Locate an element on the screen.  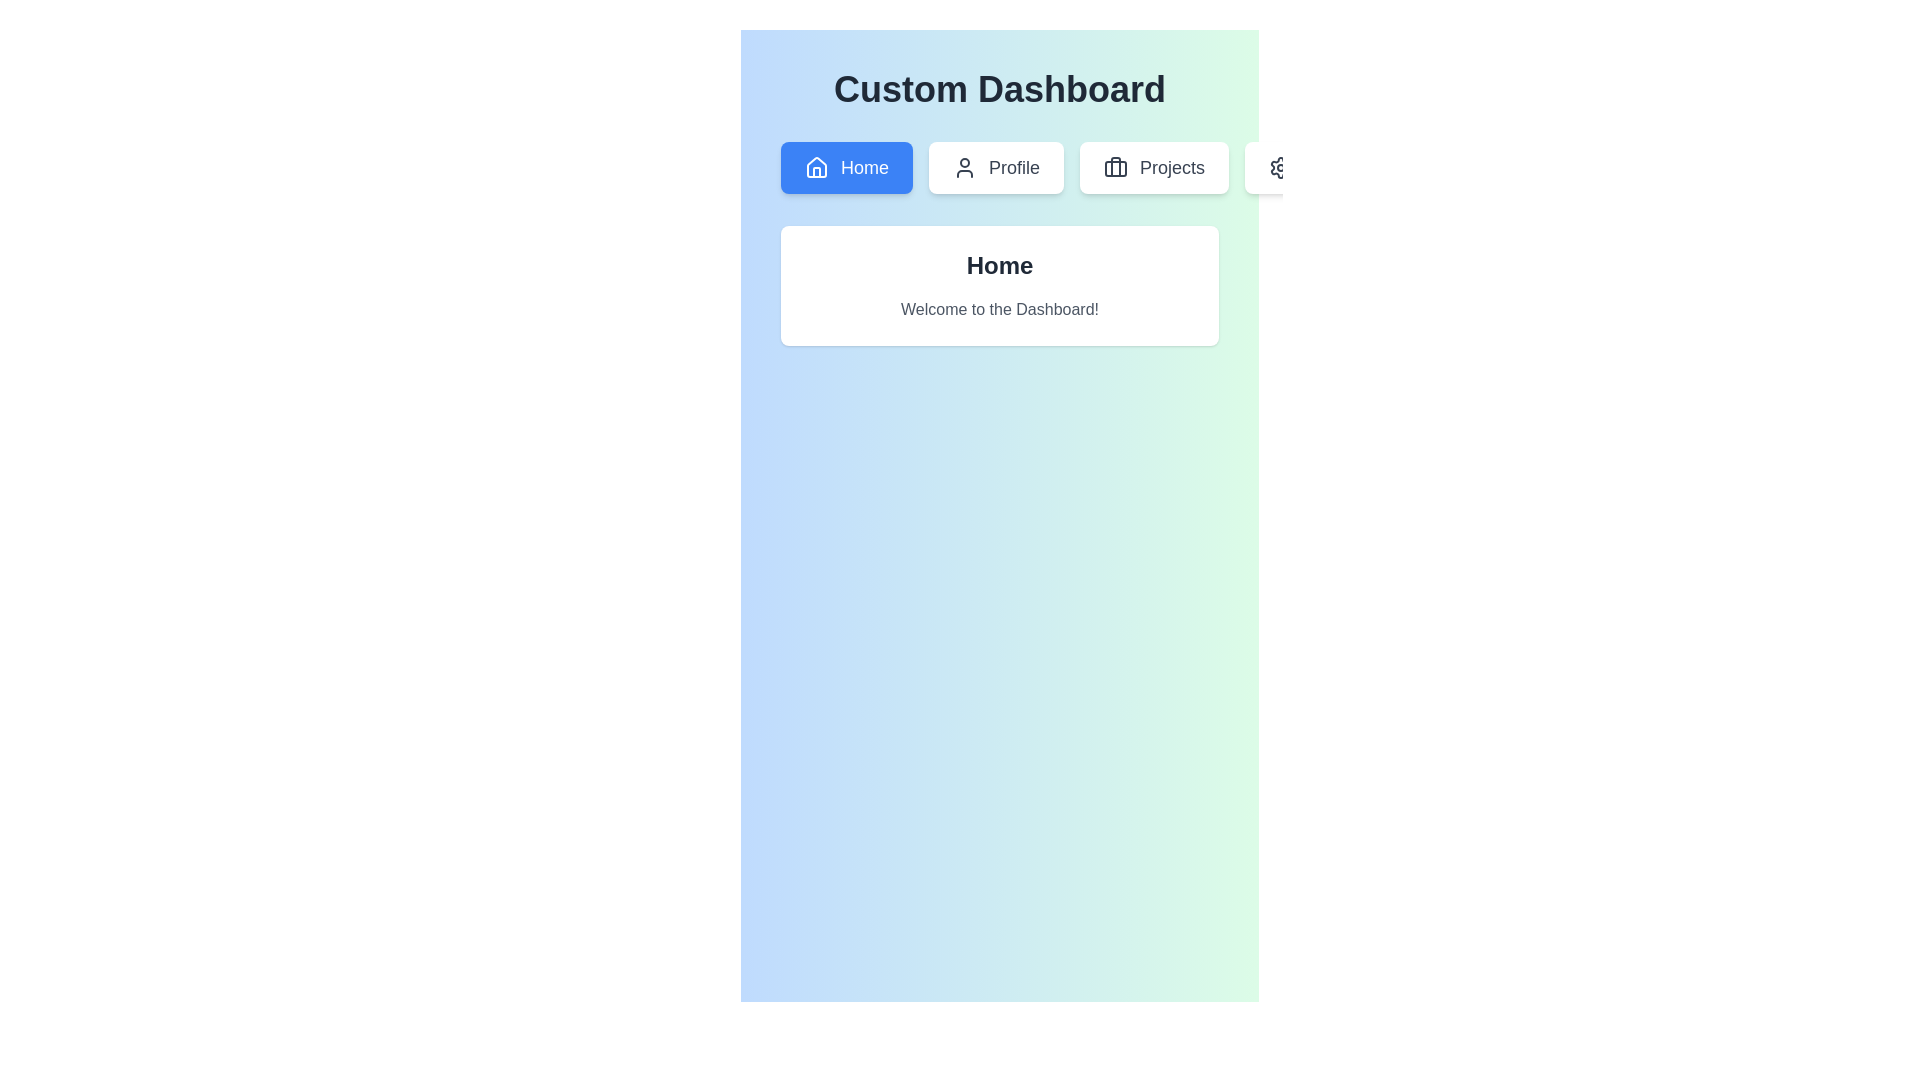
the greeting text element located beneath the 'Home' text within the white card area, which serves to greet the user and establish context for the dashboard section is located at coordinates (999, 309).